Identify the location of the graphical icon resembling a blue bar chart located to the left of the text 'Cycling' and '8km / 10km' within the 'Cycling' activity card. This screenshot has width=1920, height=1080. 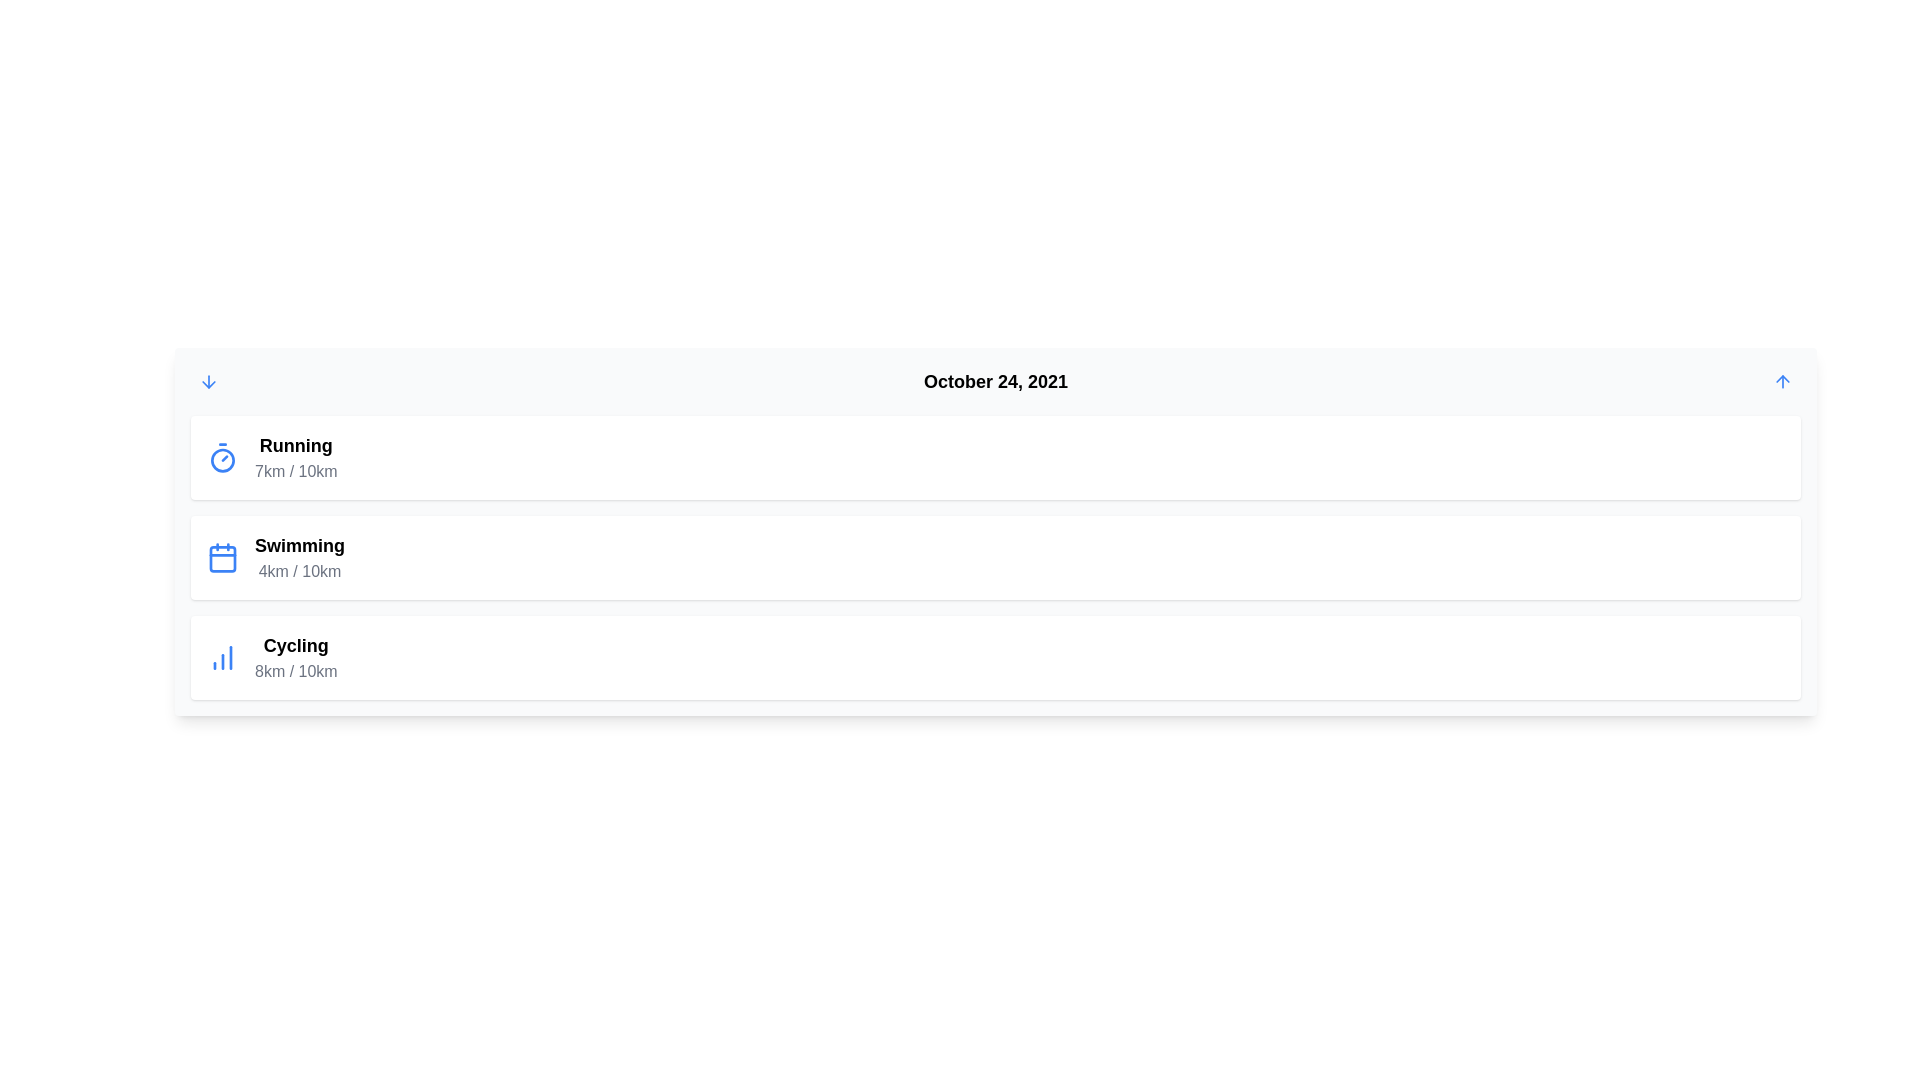
(222, 658).